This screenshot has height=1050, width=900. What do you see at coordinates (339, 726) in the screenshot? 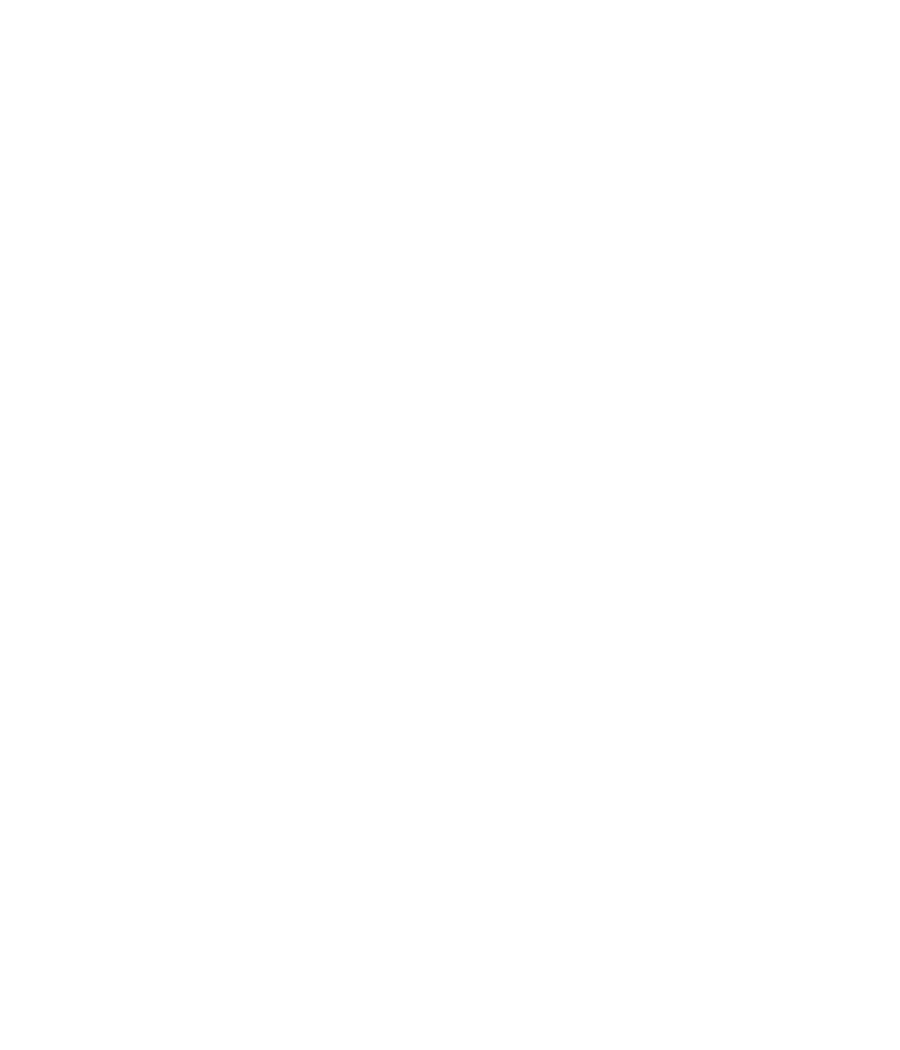
I see `'Black Box to Showcase Emerald KVM-Over-IP Solutions for Secure Connectivity and Collaboration at PMRExpo 2023'` at bounding box center [339, 726].